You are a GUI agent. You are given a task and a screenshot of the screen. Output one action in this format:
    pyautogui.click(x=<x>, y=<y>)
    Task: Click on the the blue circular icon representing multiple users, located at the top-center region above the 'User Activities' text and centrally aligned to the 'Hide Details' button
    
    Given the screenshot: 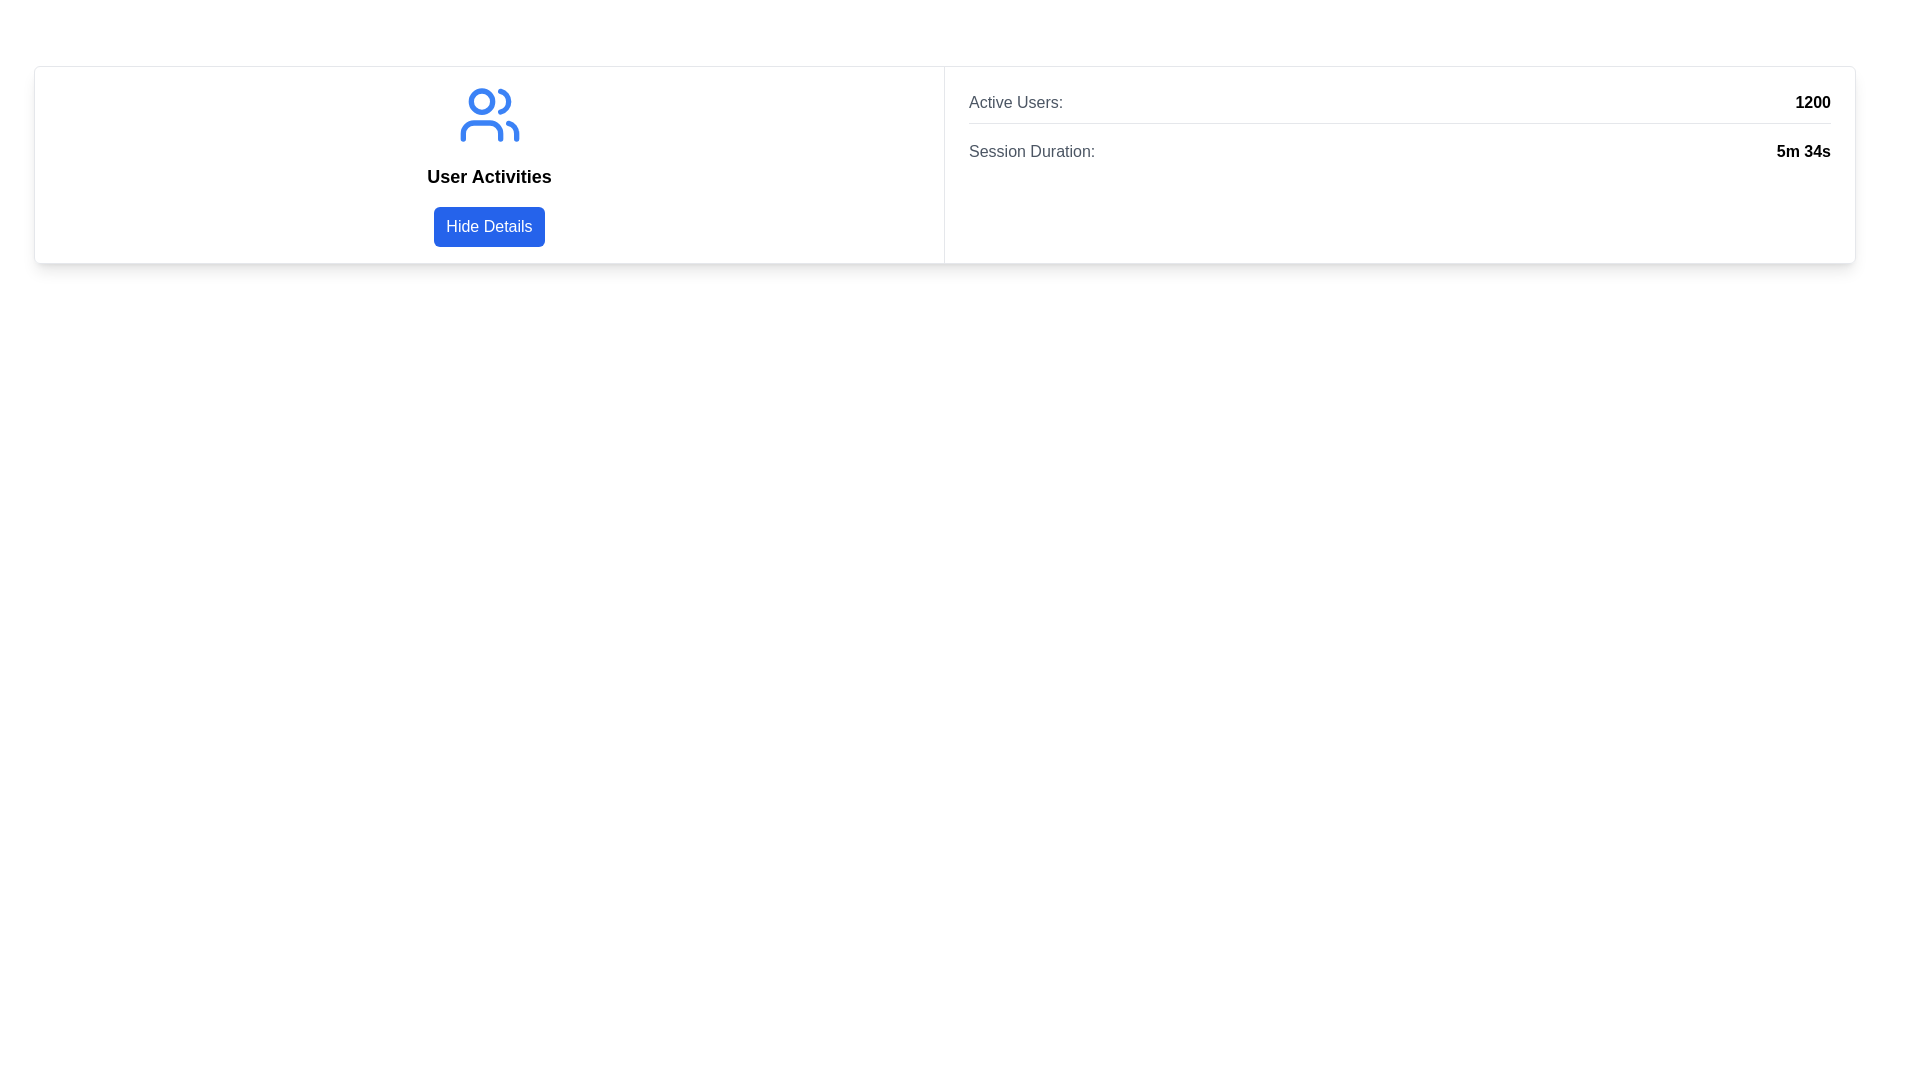 What is the action you would take?
    pyautogui.click(x=489, y=115)
    